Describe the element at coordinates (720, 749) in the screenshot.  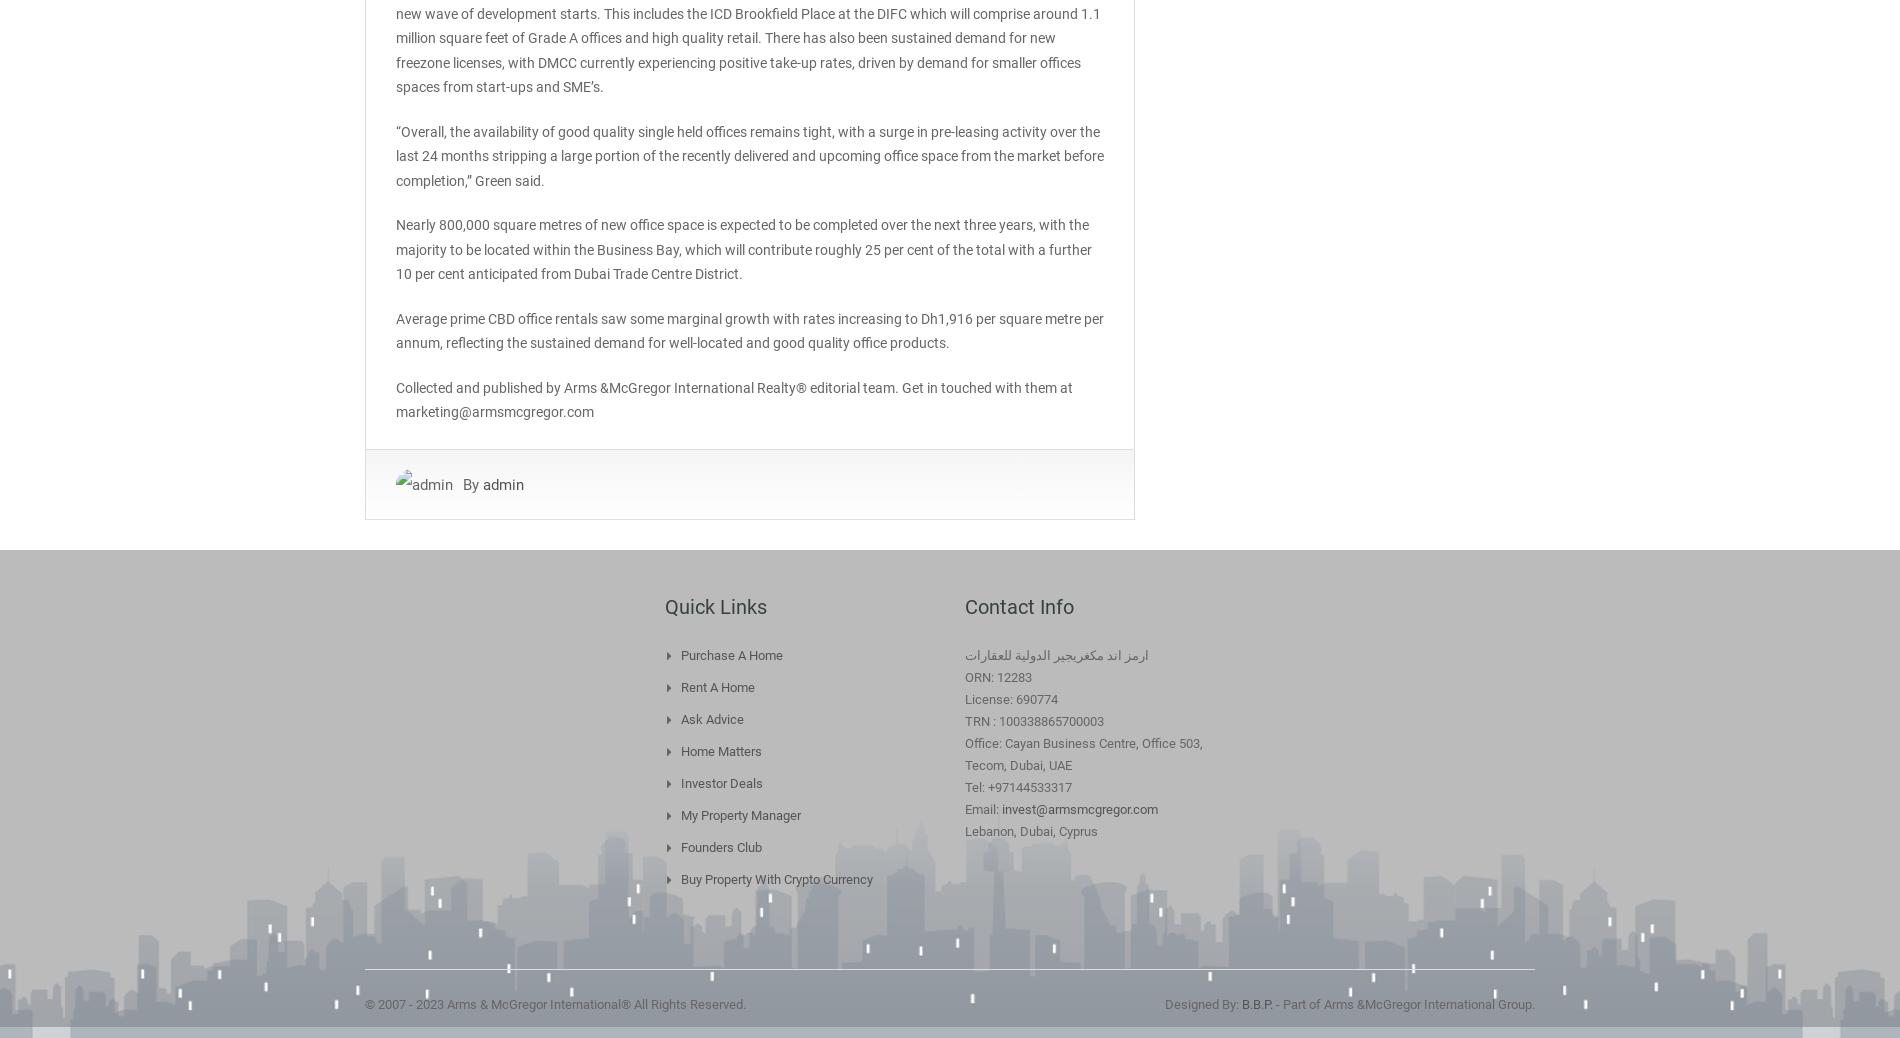
I see `'Home Matters'` at that location.